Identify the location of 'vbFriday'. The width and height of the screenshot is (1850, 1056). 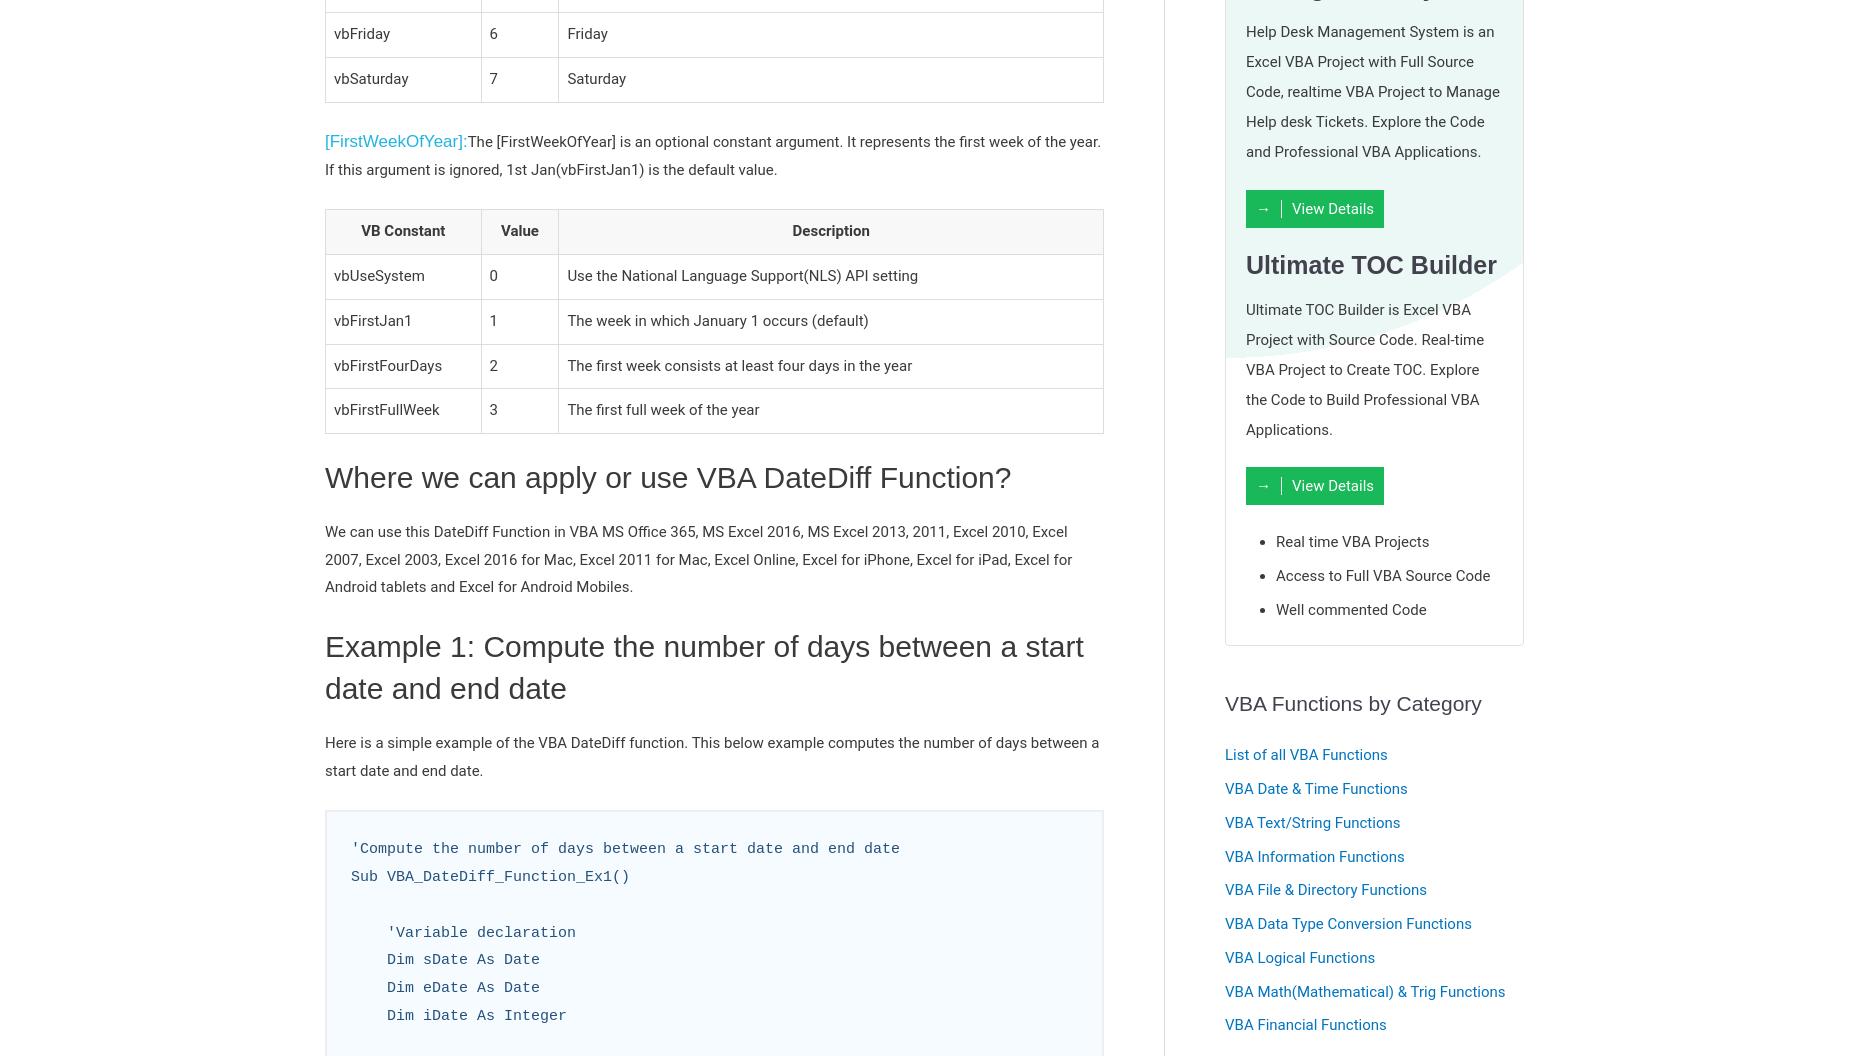
(361, 34).